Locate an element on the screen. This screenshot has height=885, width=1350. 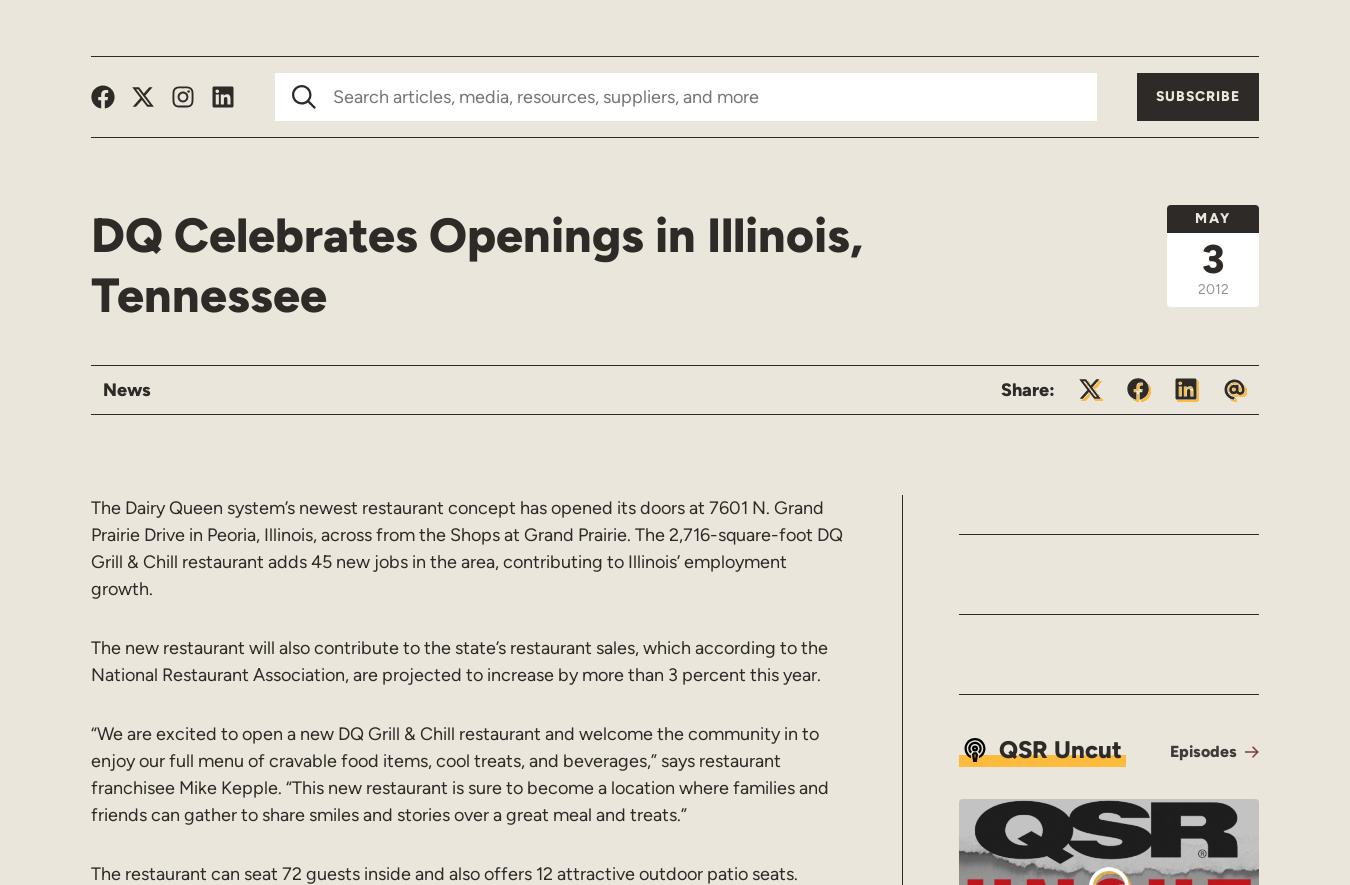
'Growth' is located at coordinates (200, 27).